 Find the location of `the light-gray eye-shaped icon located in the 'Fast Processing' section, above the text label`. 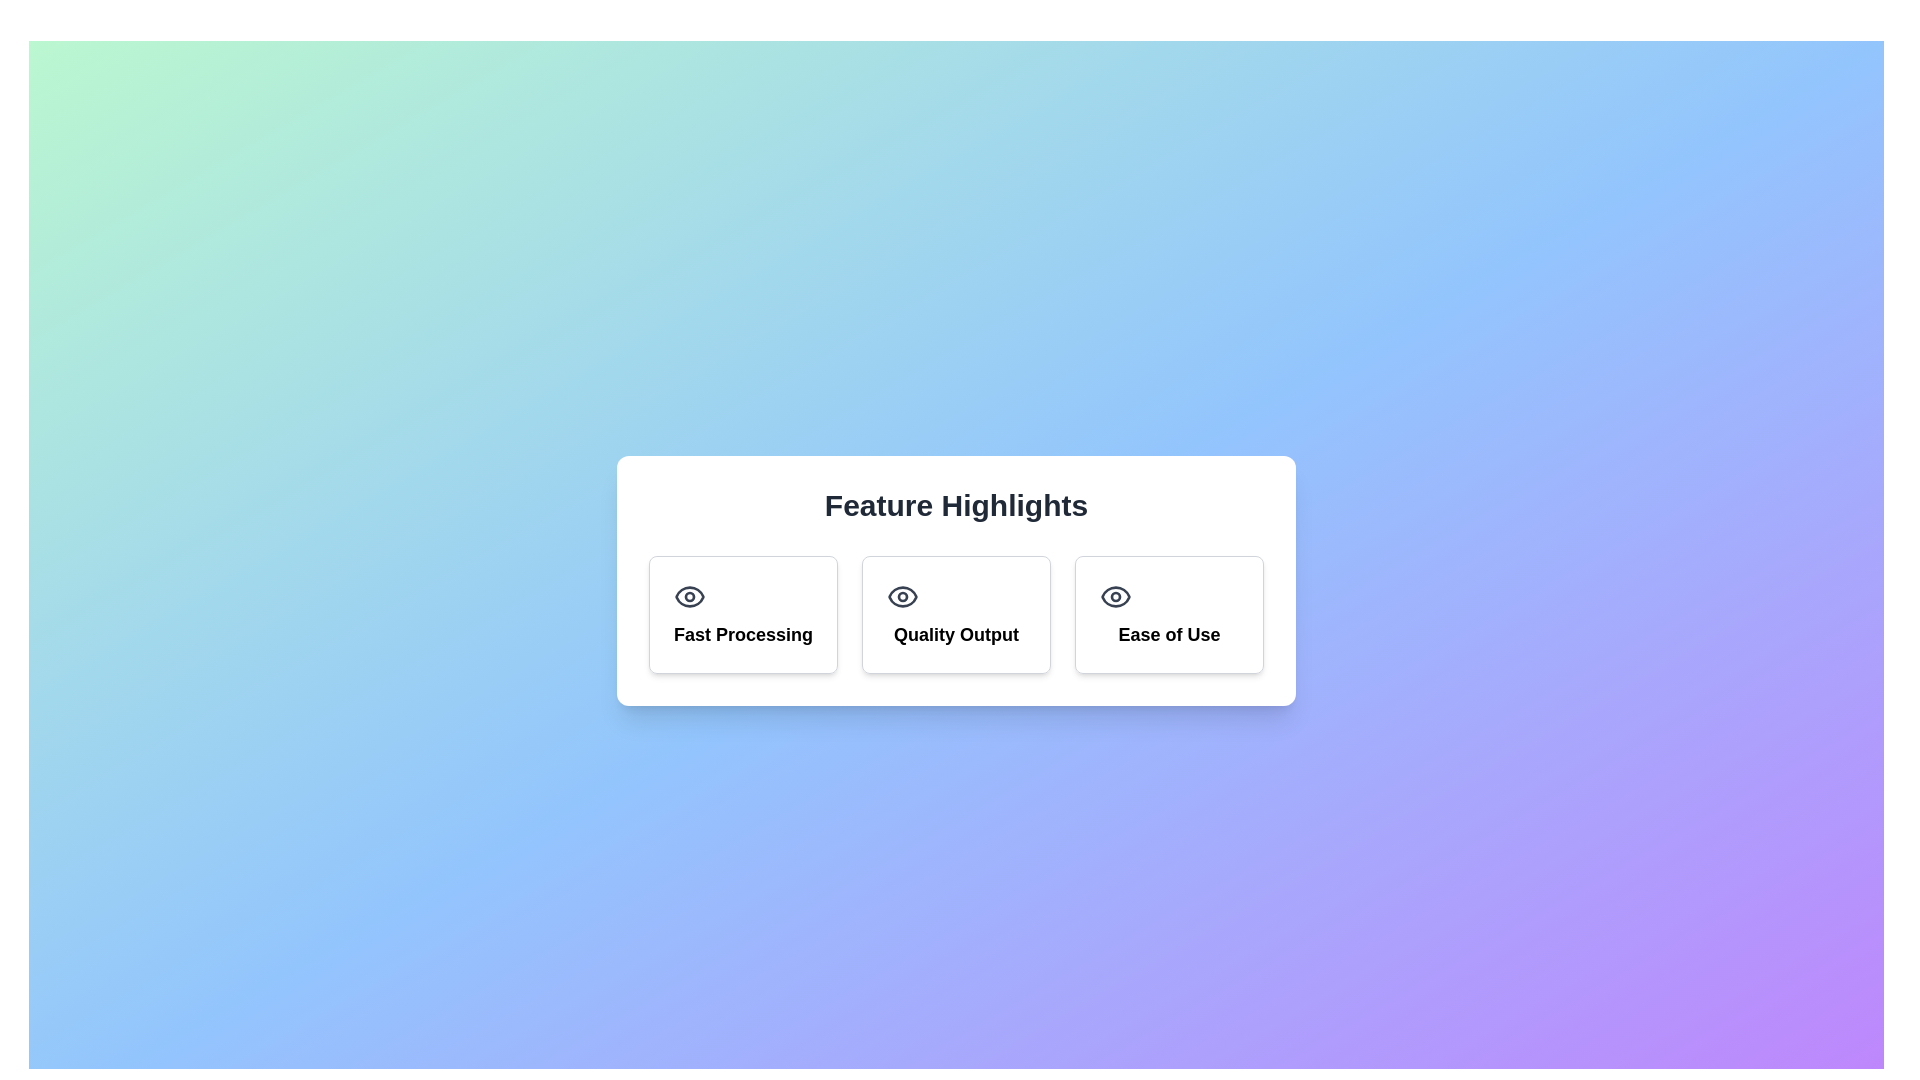

the light-gray eye-shaped icon located in the 'Fast Processing' section, above the text label is located at coordinates (689, 596).